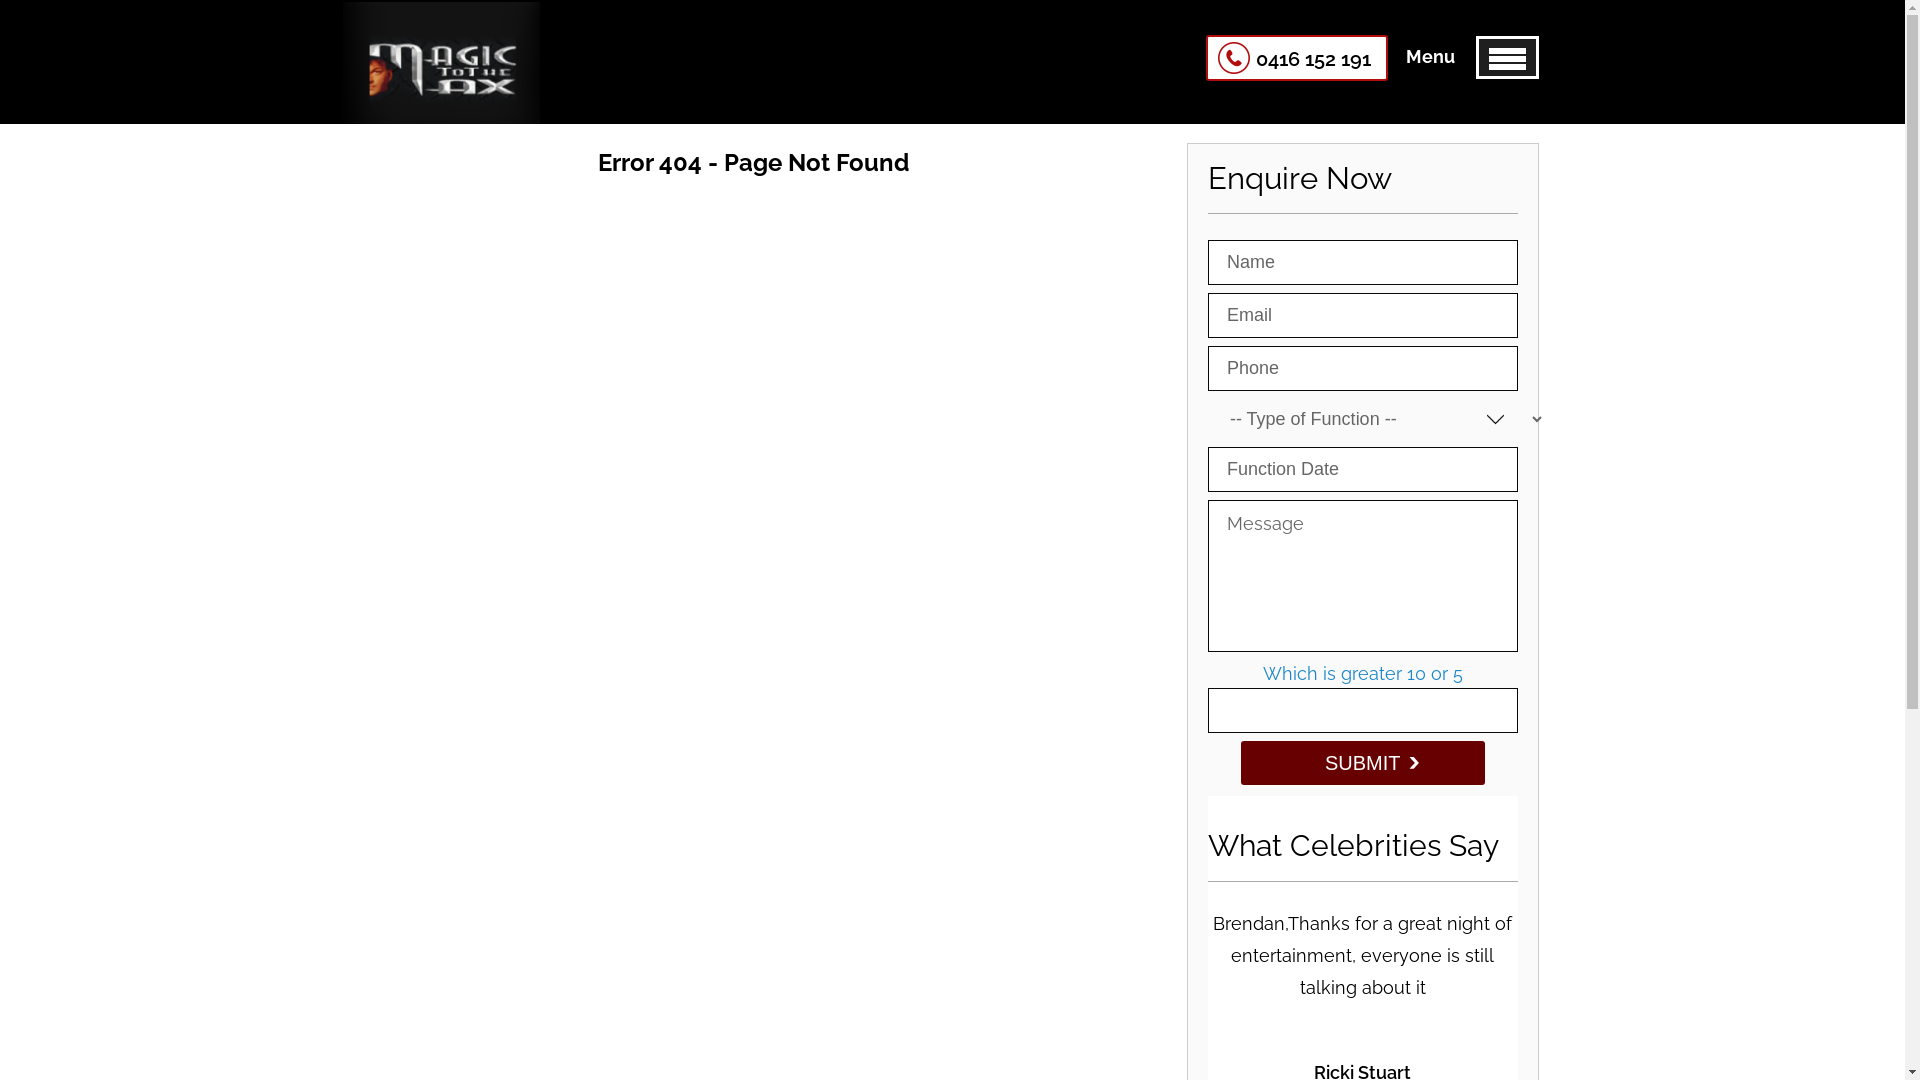  What do you see at coordinates (1296, 56) in the screenshot?
I see `'0416 152 191'` at bounding box center [1296, 56].